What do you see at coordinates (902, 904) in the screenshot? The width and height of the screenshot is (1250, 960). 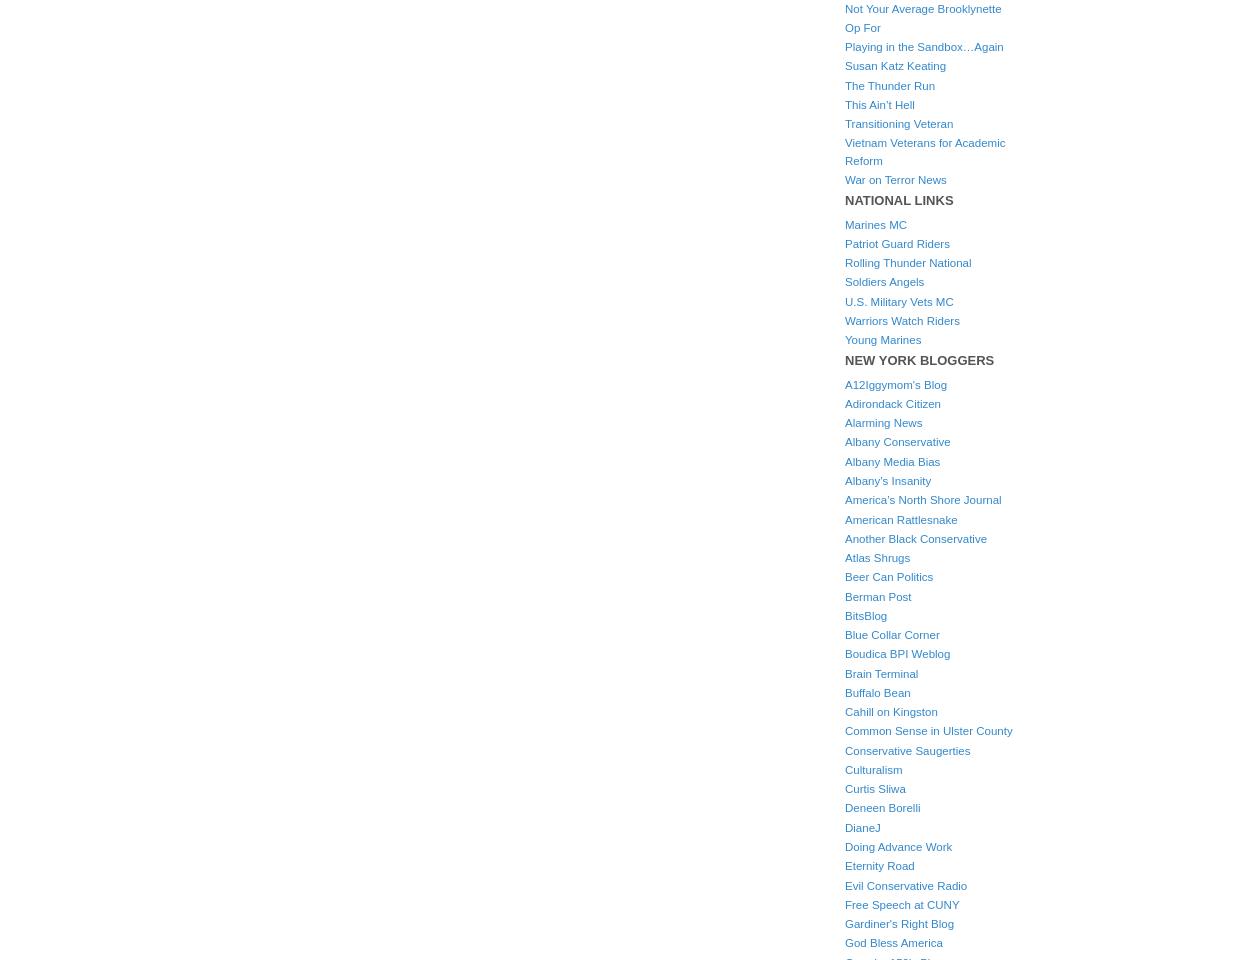 I see `'Free Speech at CUNY'` at bounding box center [902, 904].